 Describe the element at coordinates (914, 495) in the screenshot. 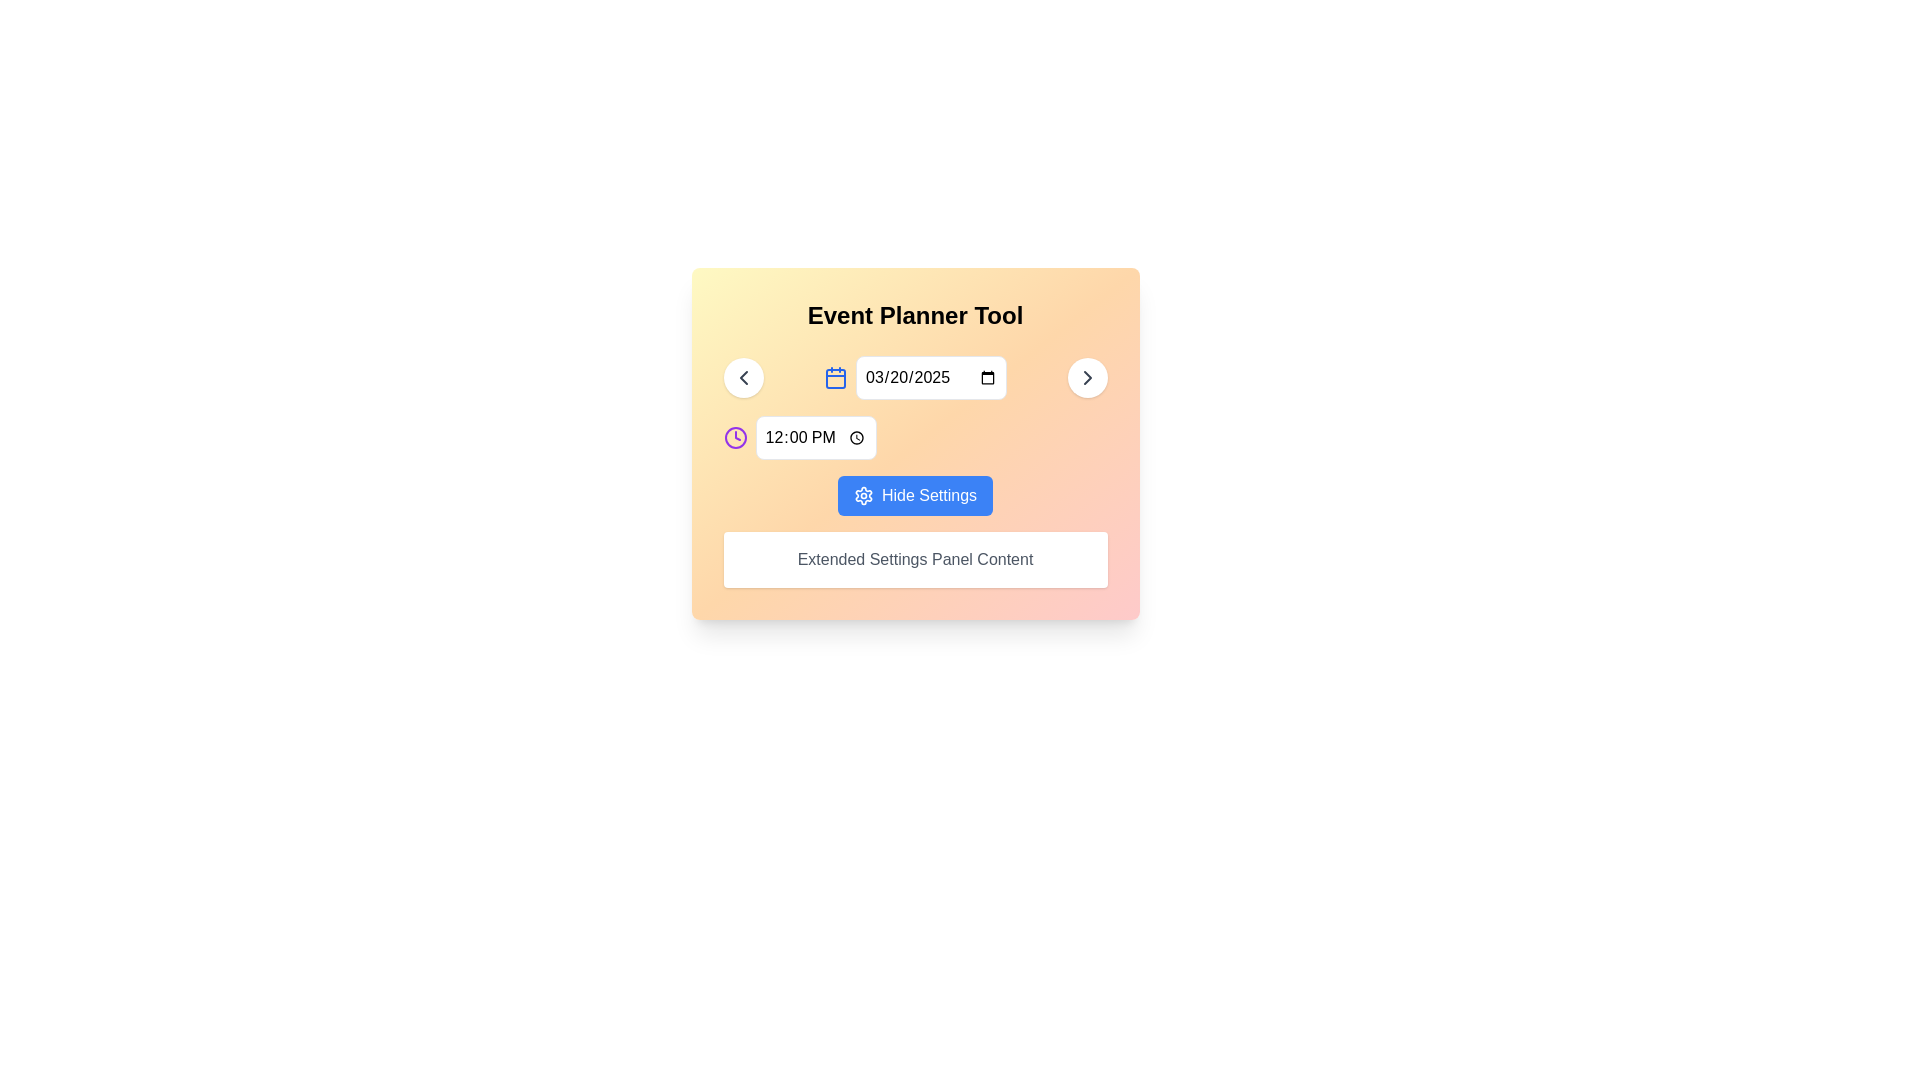

I see `the toggle button located in the 'Event Planner Tool' panel to hide the extended settings panel` at that location.